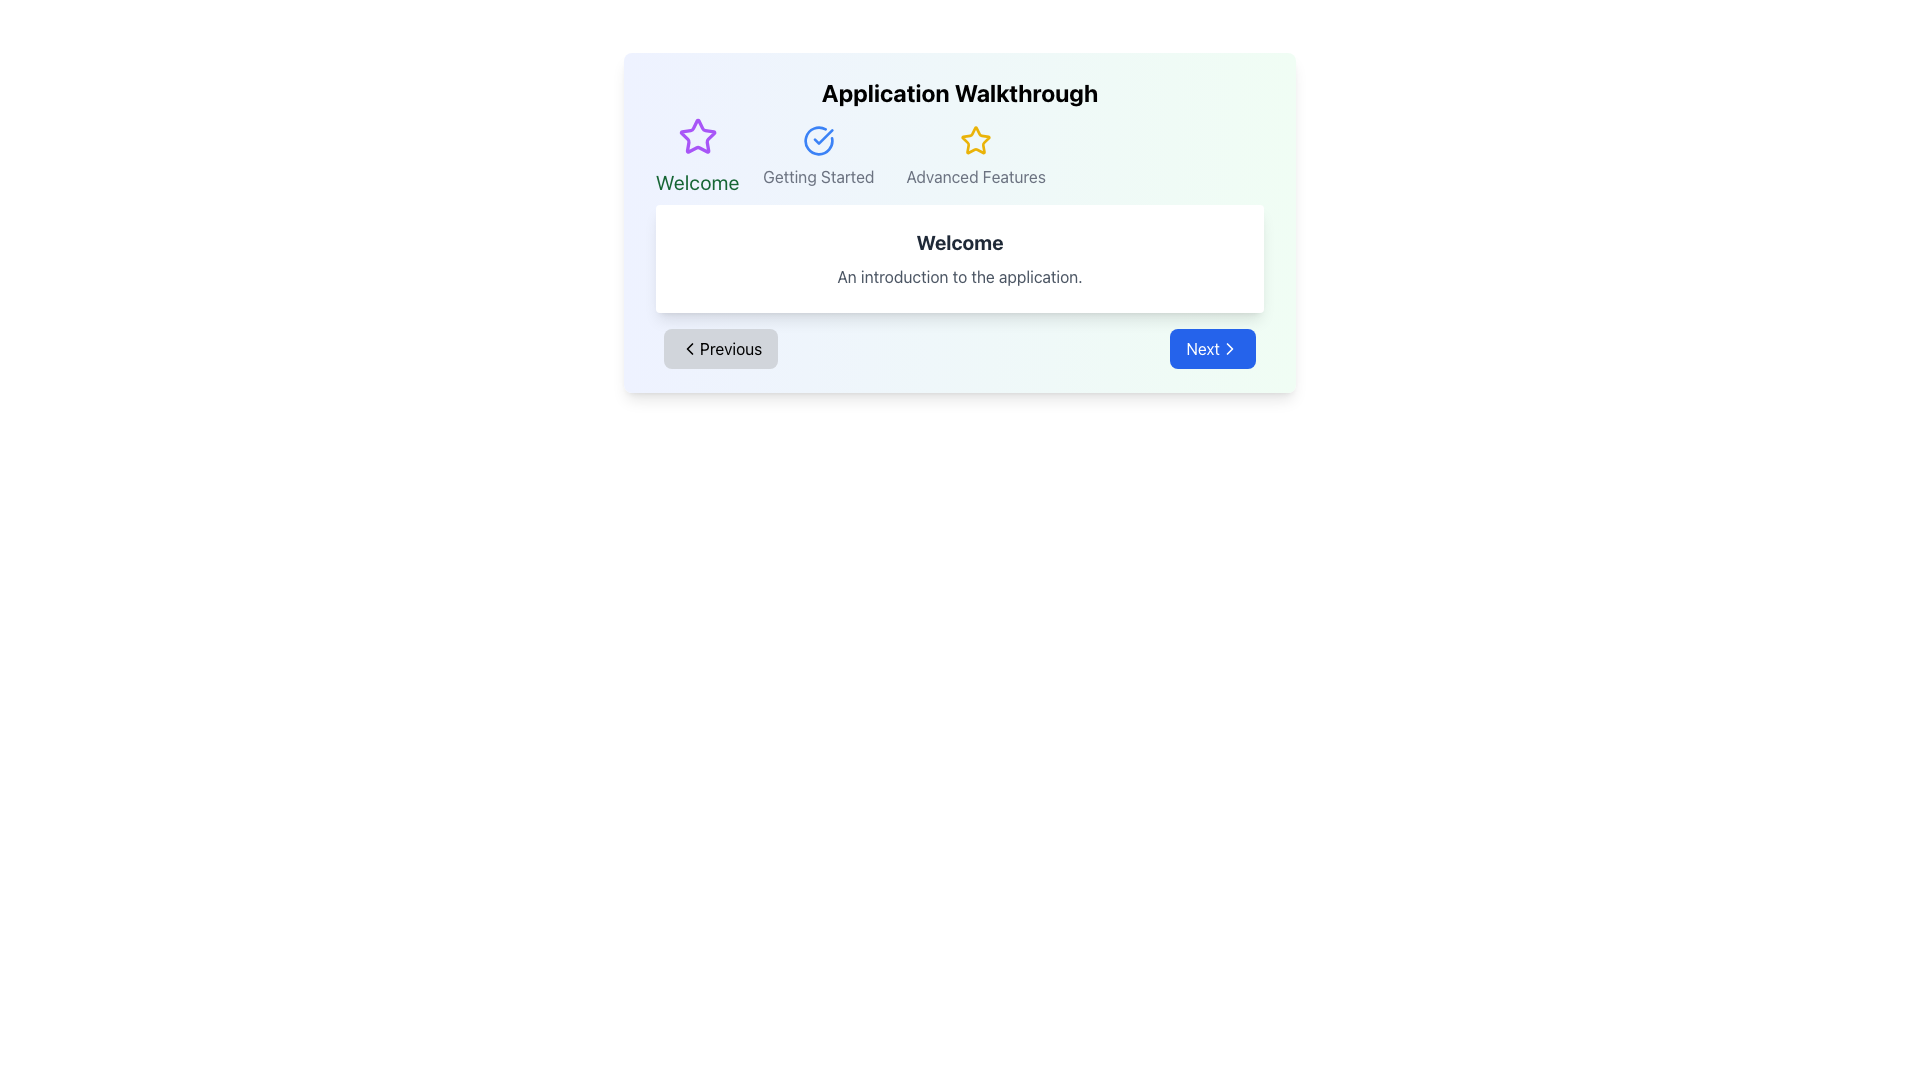  Describe the element at coordinates (976, 139) in the screenshot. I see `the Decorative Icon indicating the first stage or tab titled 'Welcome' in the application walkthrough, located above the text 'Welcome'` at that location.